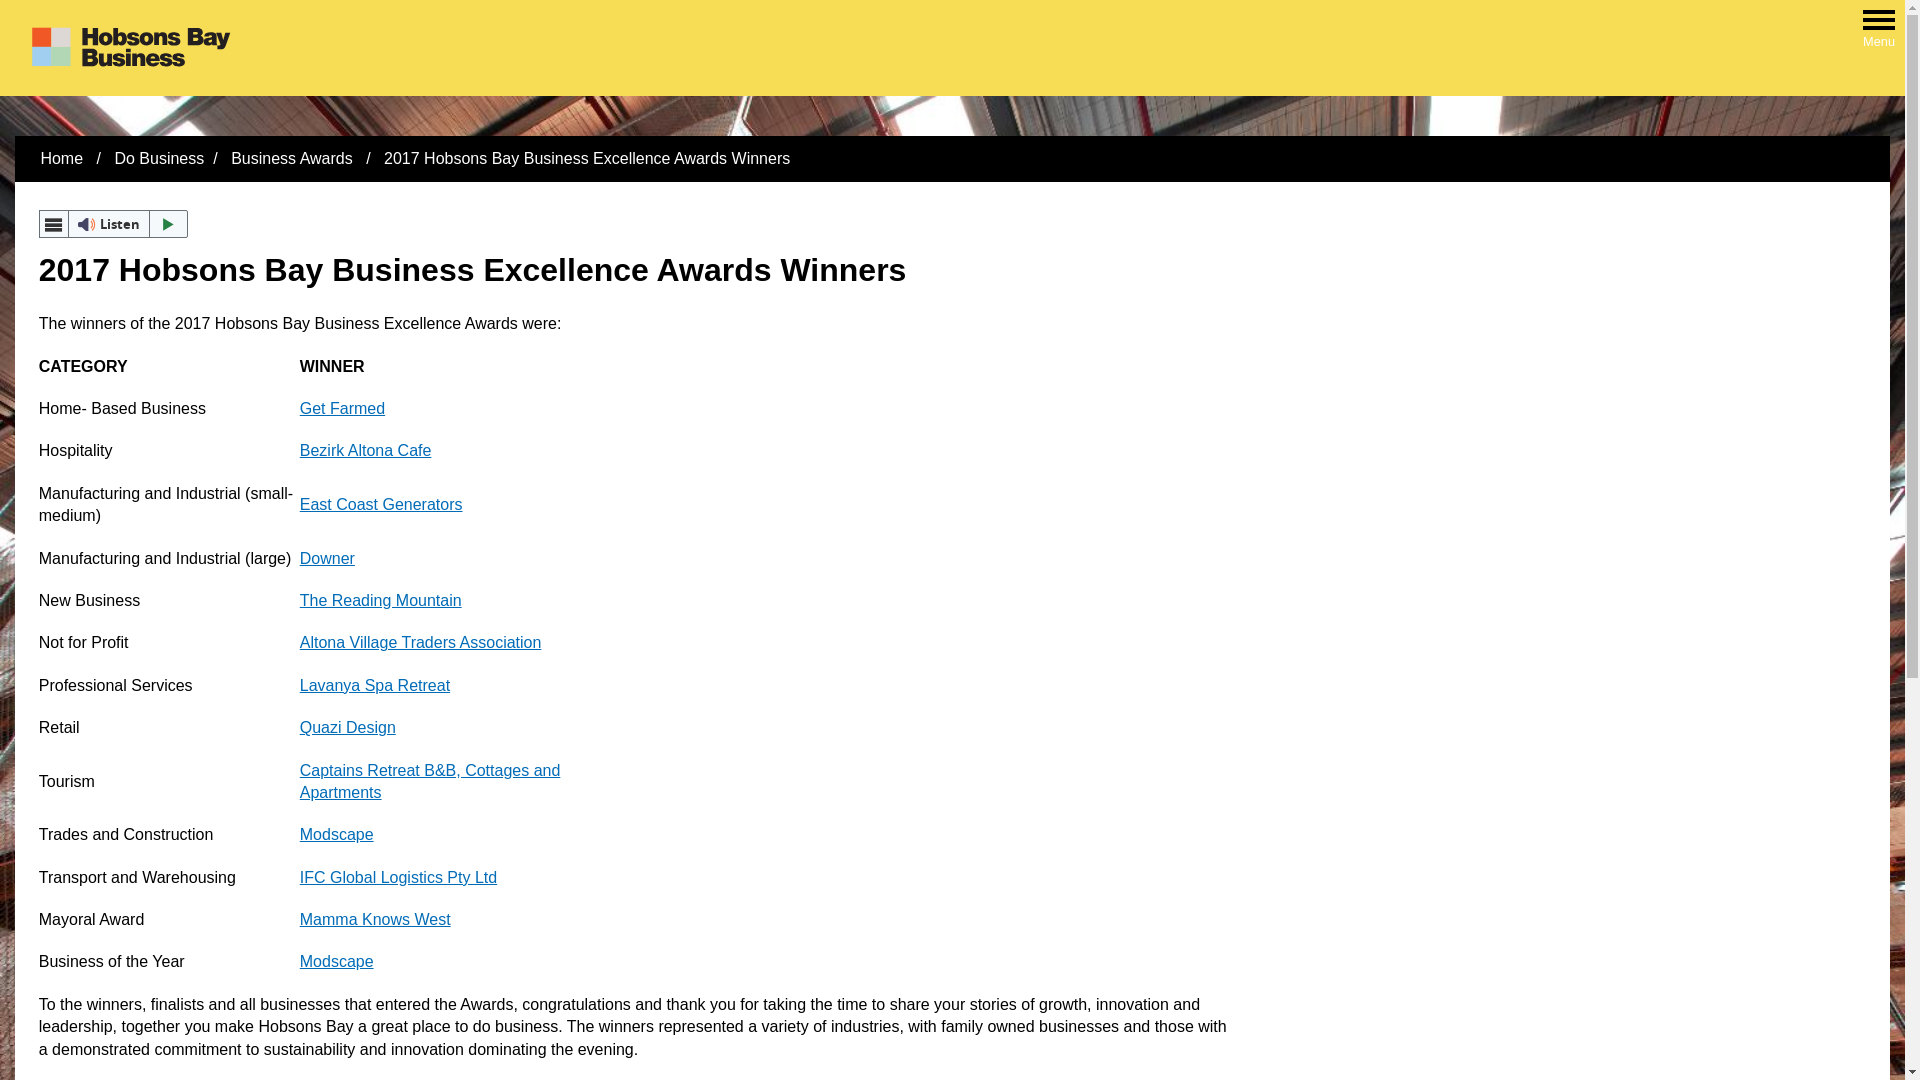  I want to click on 'Downer', so click(327, 558).